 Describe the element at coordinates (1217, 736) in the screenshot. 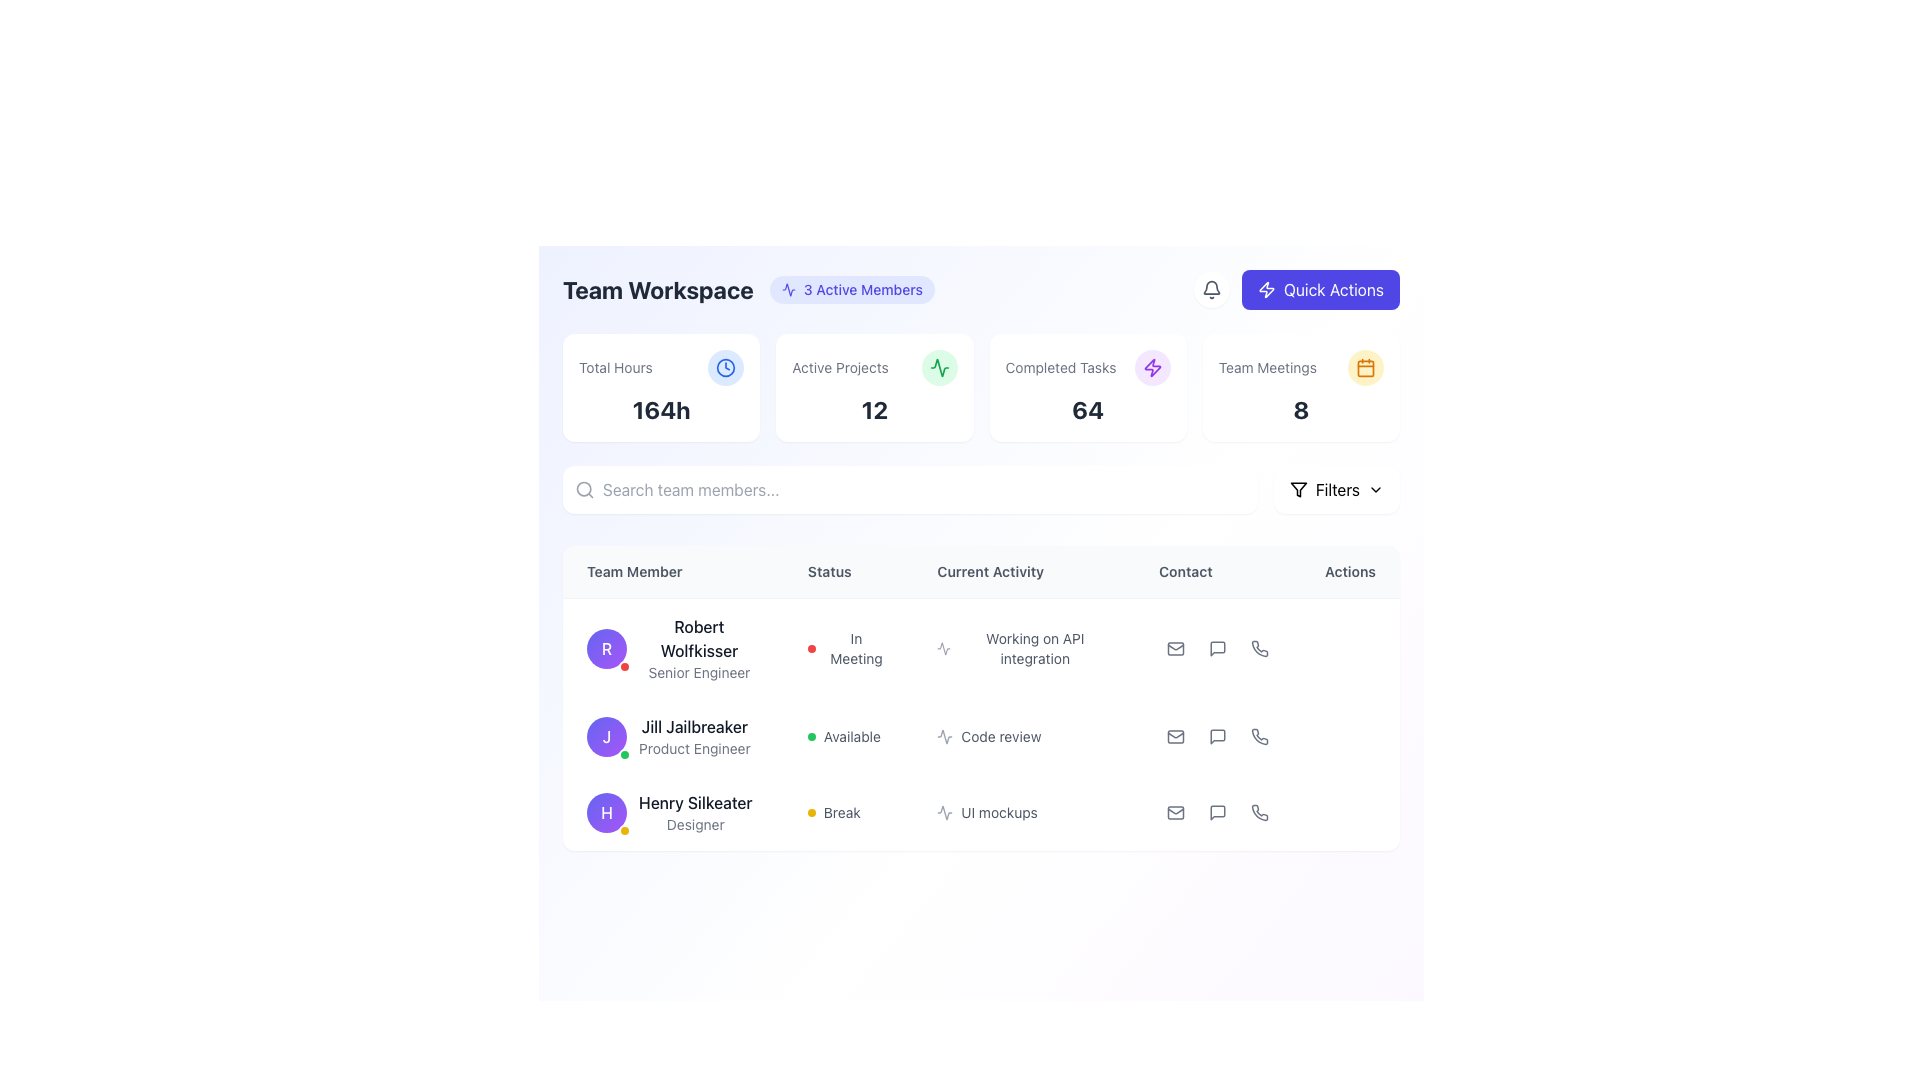

I see `the speech bubble icon in the 'Contact' column associated with user 'Jill Jailbreaker'` at that location.